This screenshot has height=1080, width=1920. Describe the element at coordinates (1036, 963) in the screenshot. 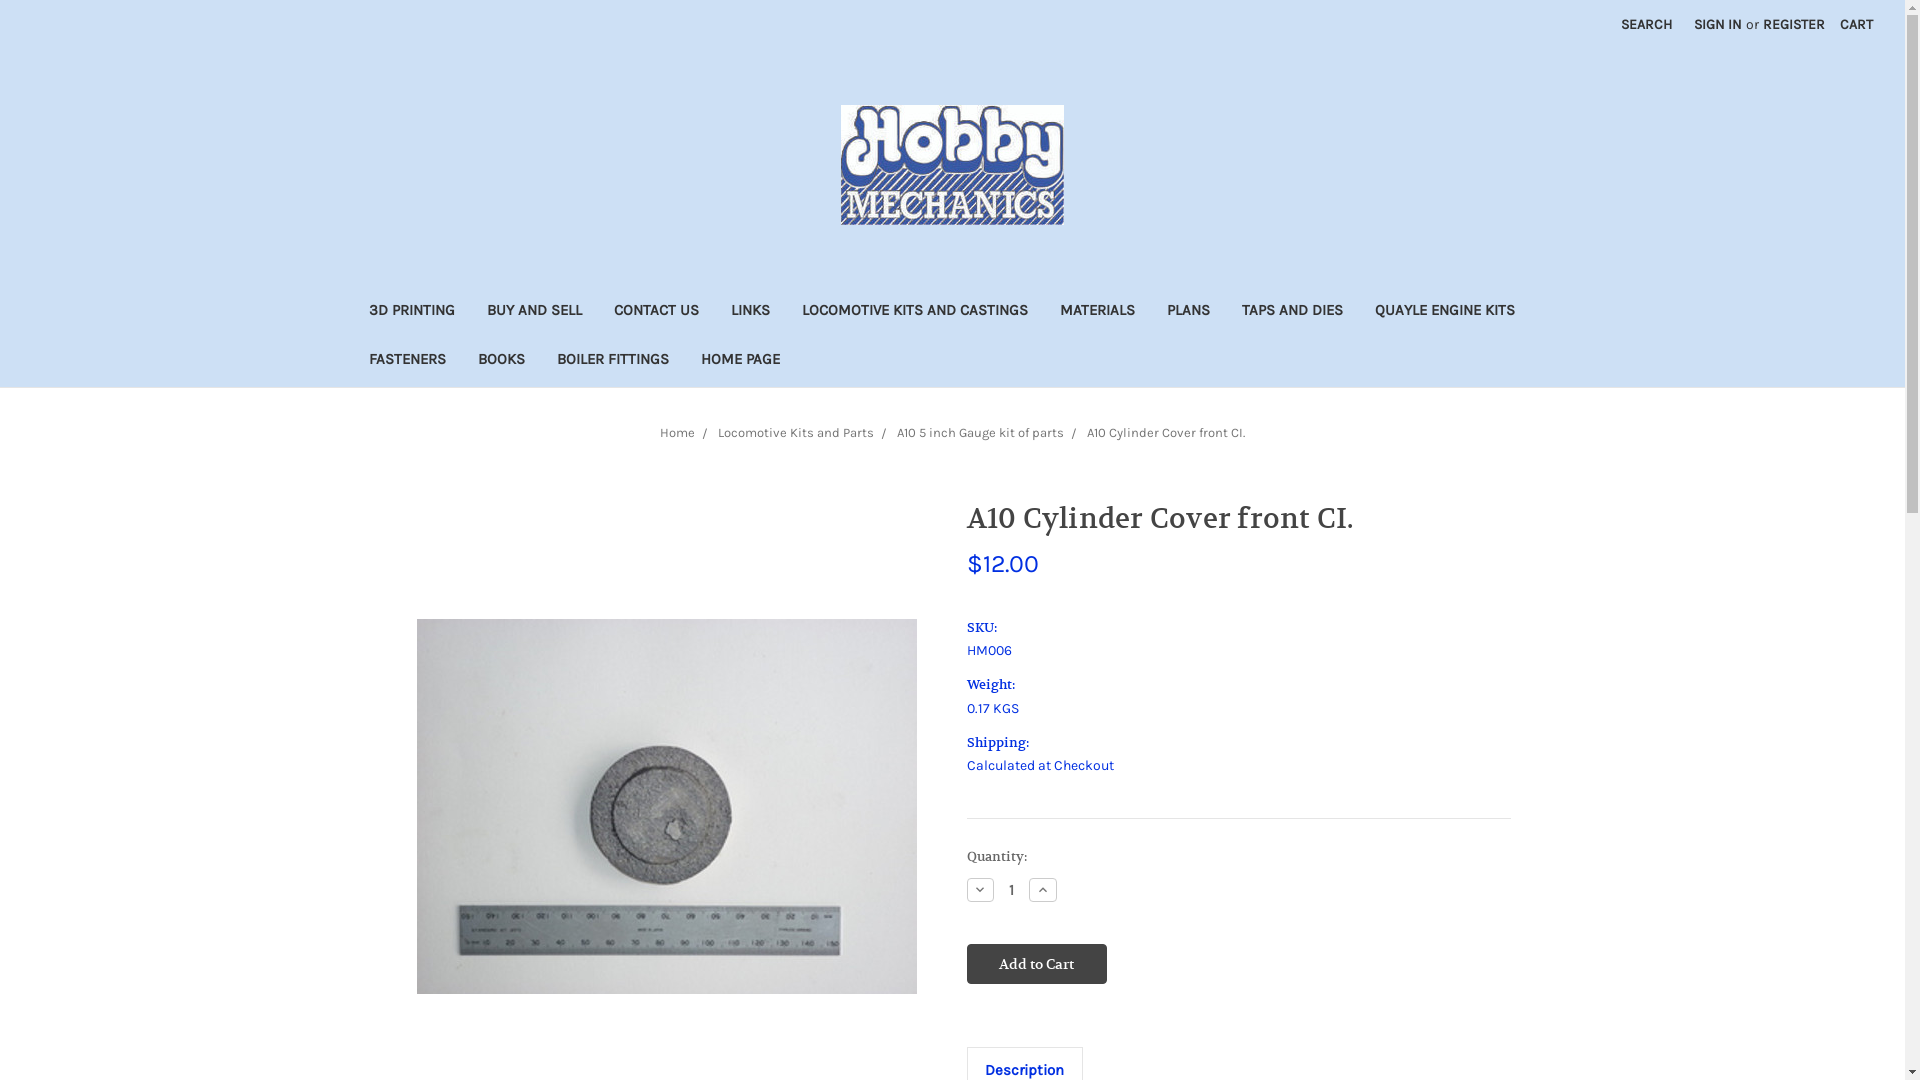

I see `'Add to Cart'` at that location.